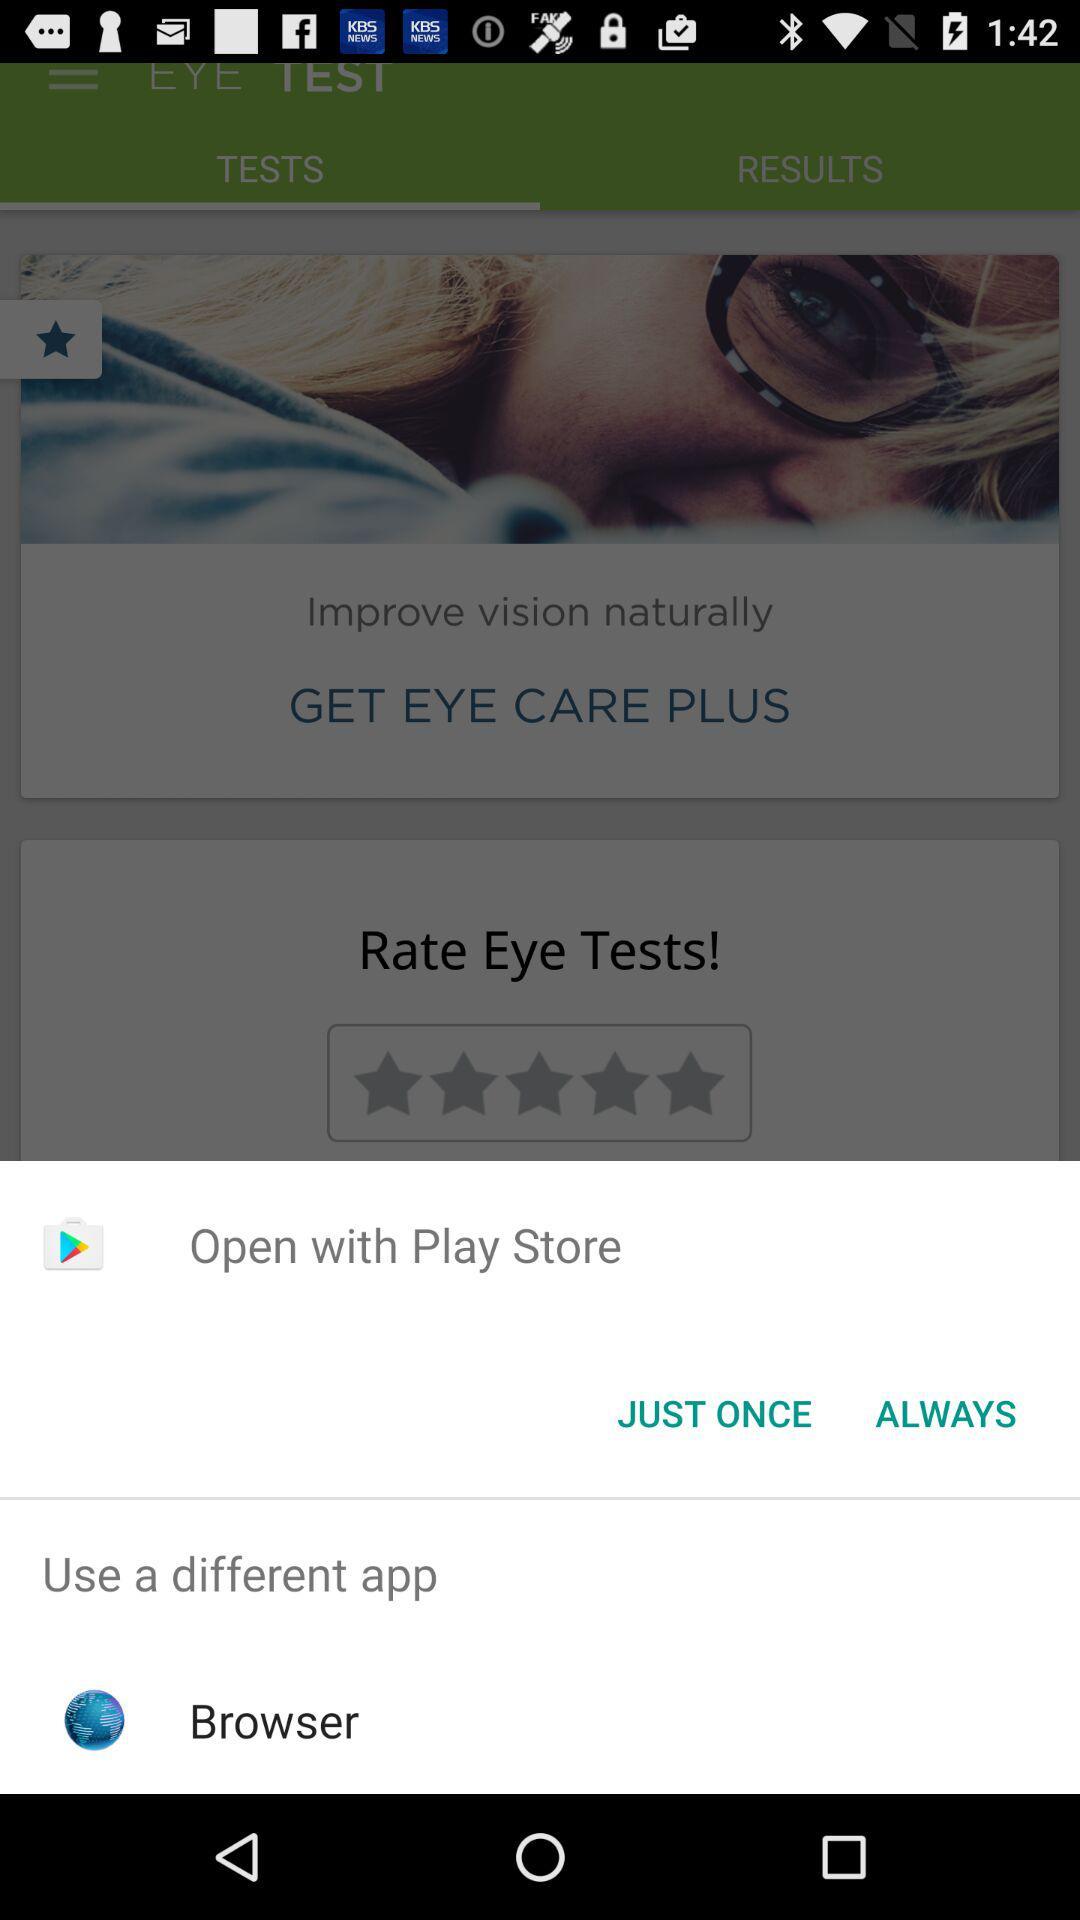  What do you see at coordinates (713, 1411) in the screenshot?
I see `icon below open with play app` at bounding box center [713, 1411].